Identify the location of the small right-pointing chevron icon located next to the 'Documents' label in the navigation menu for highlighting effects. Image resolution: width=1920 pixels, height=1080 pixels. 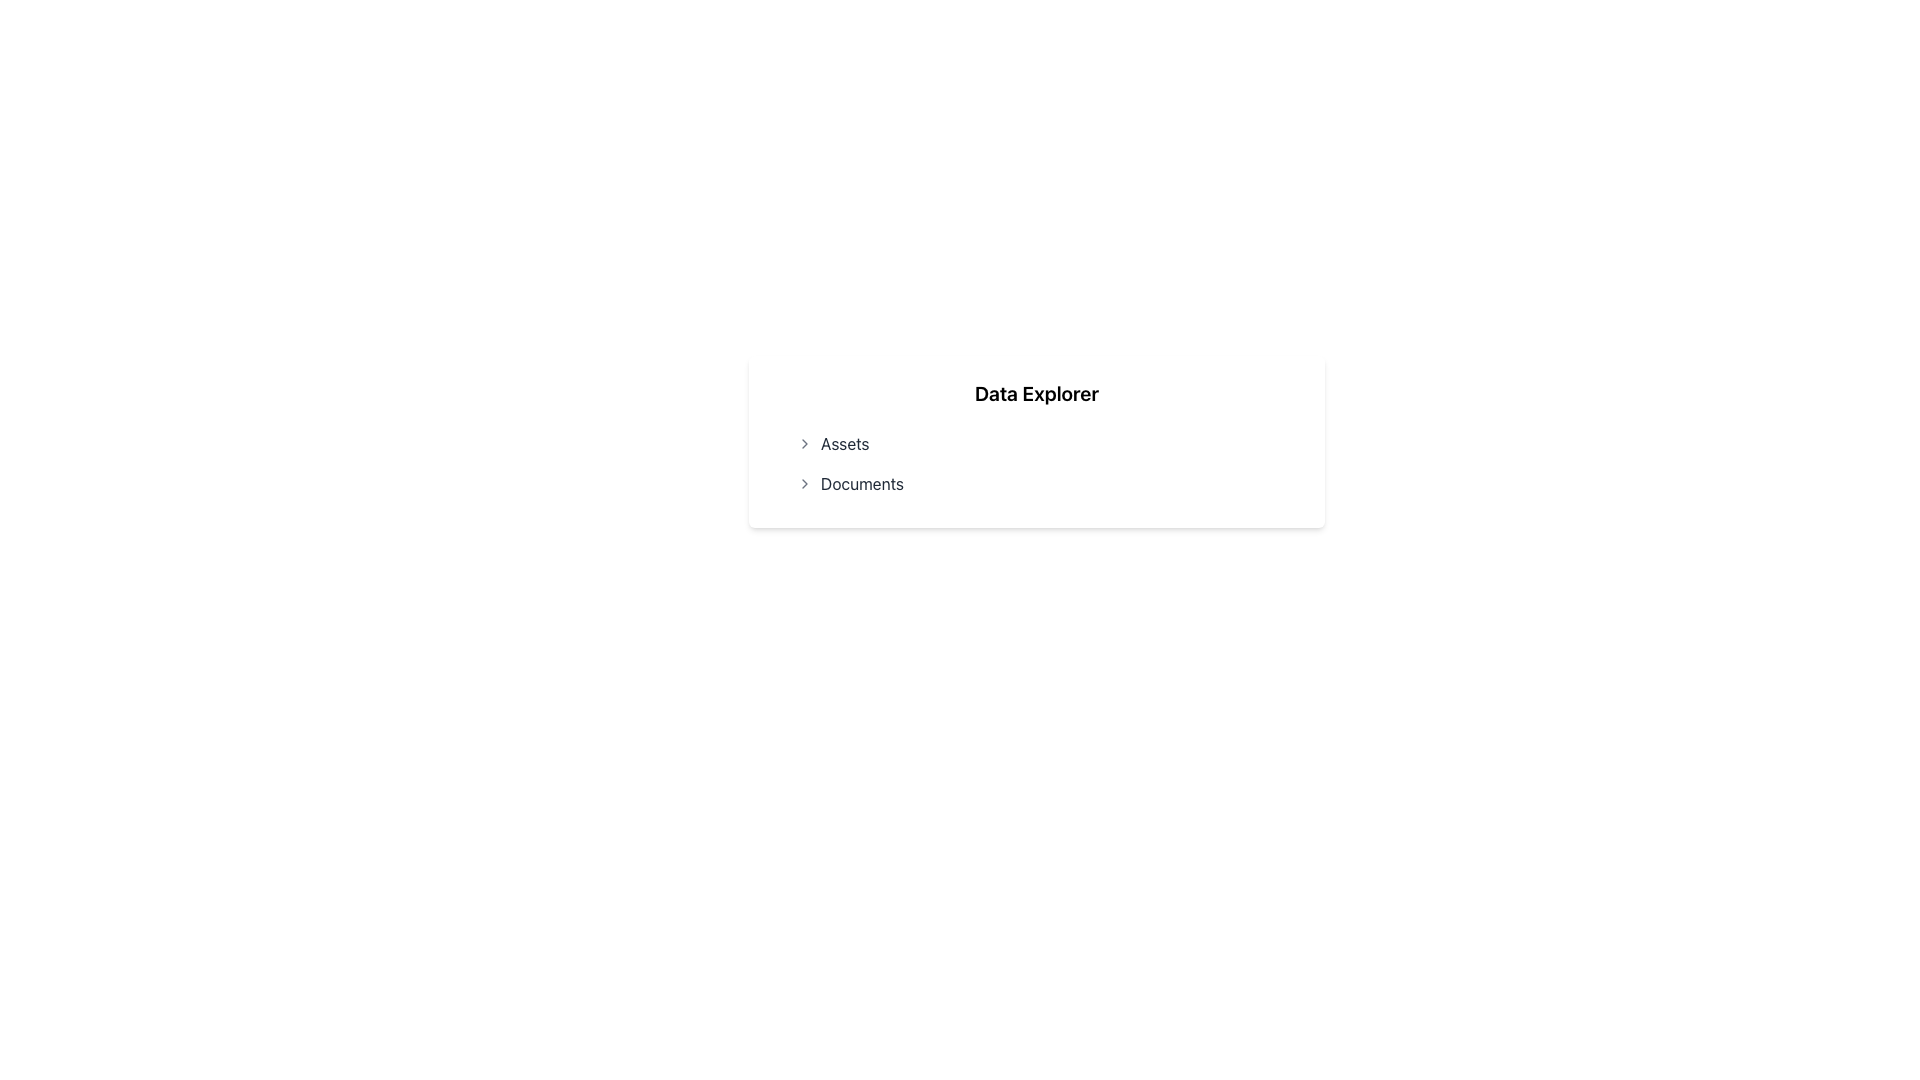
(805, 483).